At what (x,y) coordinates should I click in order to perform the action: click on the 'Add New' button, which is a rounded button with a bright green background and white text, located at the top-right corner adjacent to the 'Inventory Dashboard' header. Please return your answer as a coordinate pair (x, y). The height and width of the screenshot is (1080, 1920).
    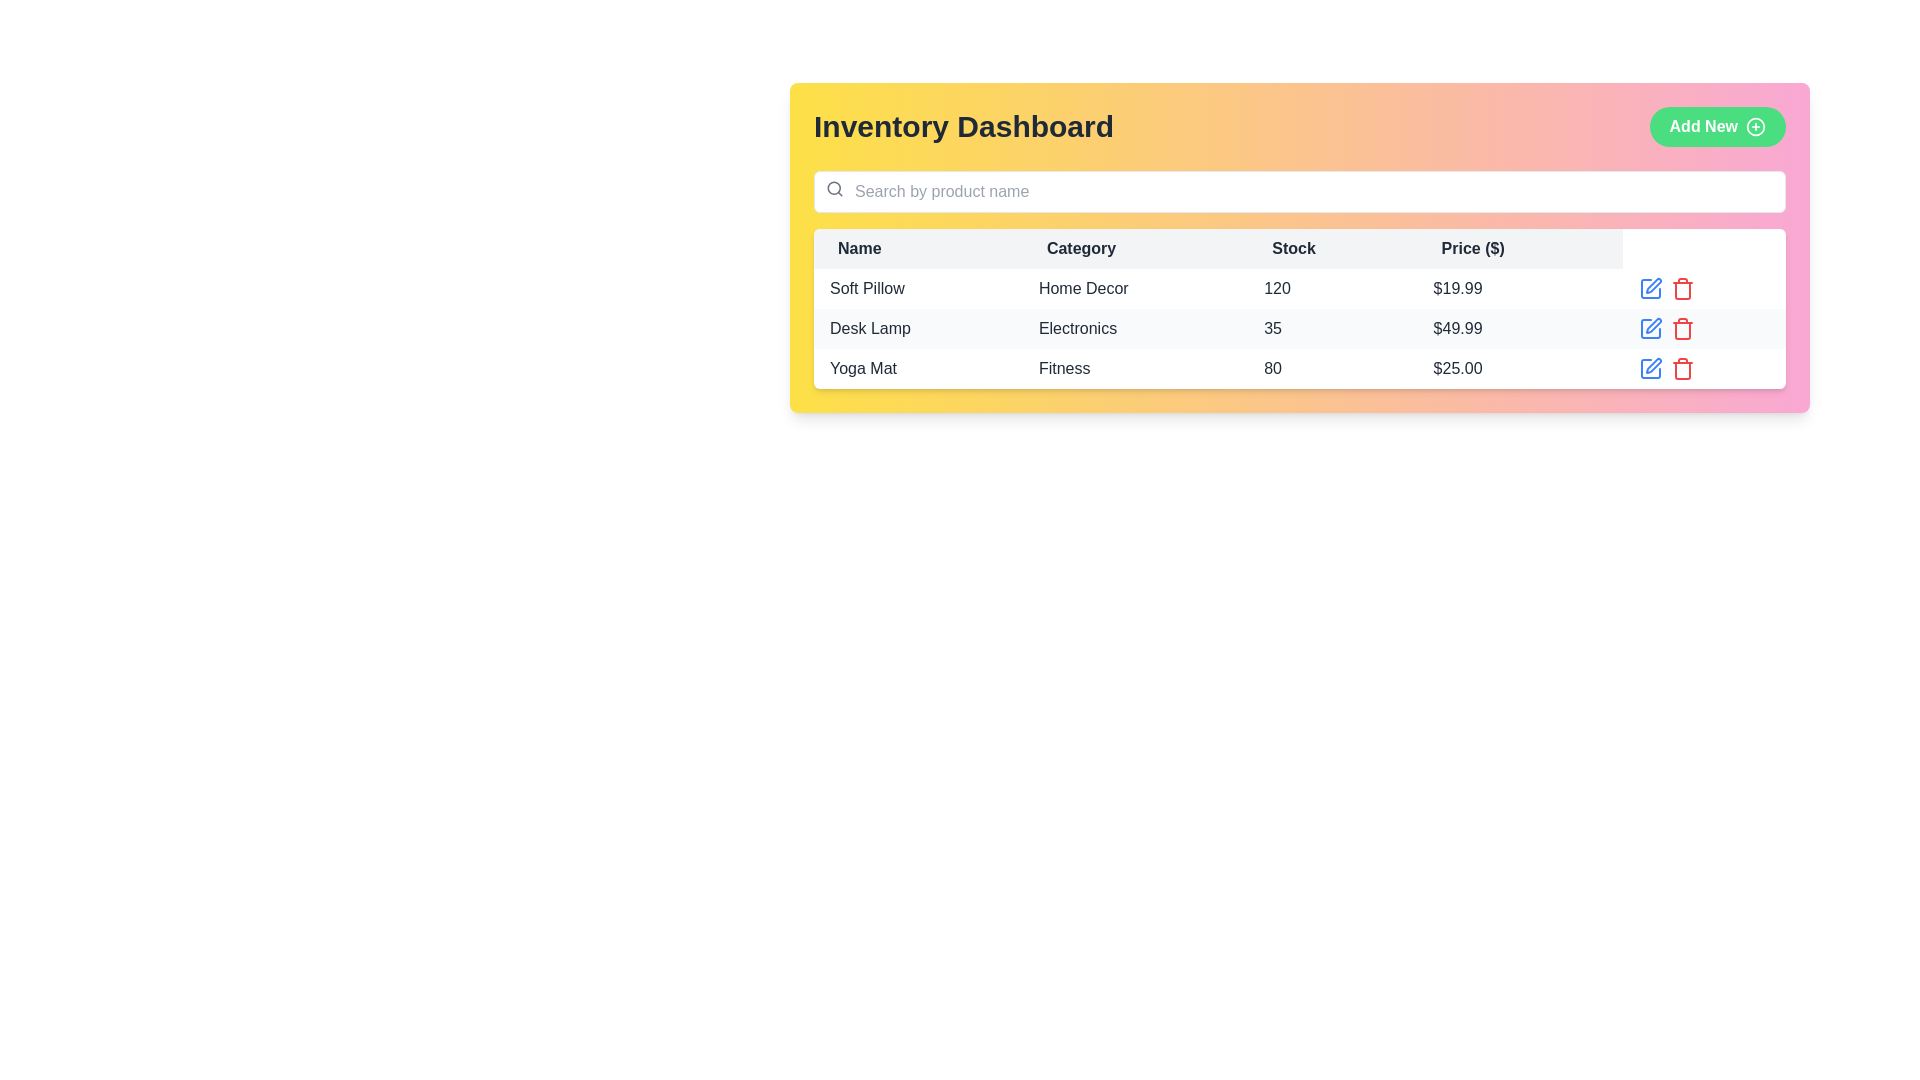
    Looking at the image, I should click on (1716, 127).